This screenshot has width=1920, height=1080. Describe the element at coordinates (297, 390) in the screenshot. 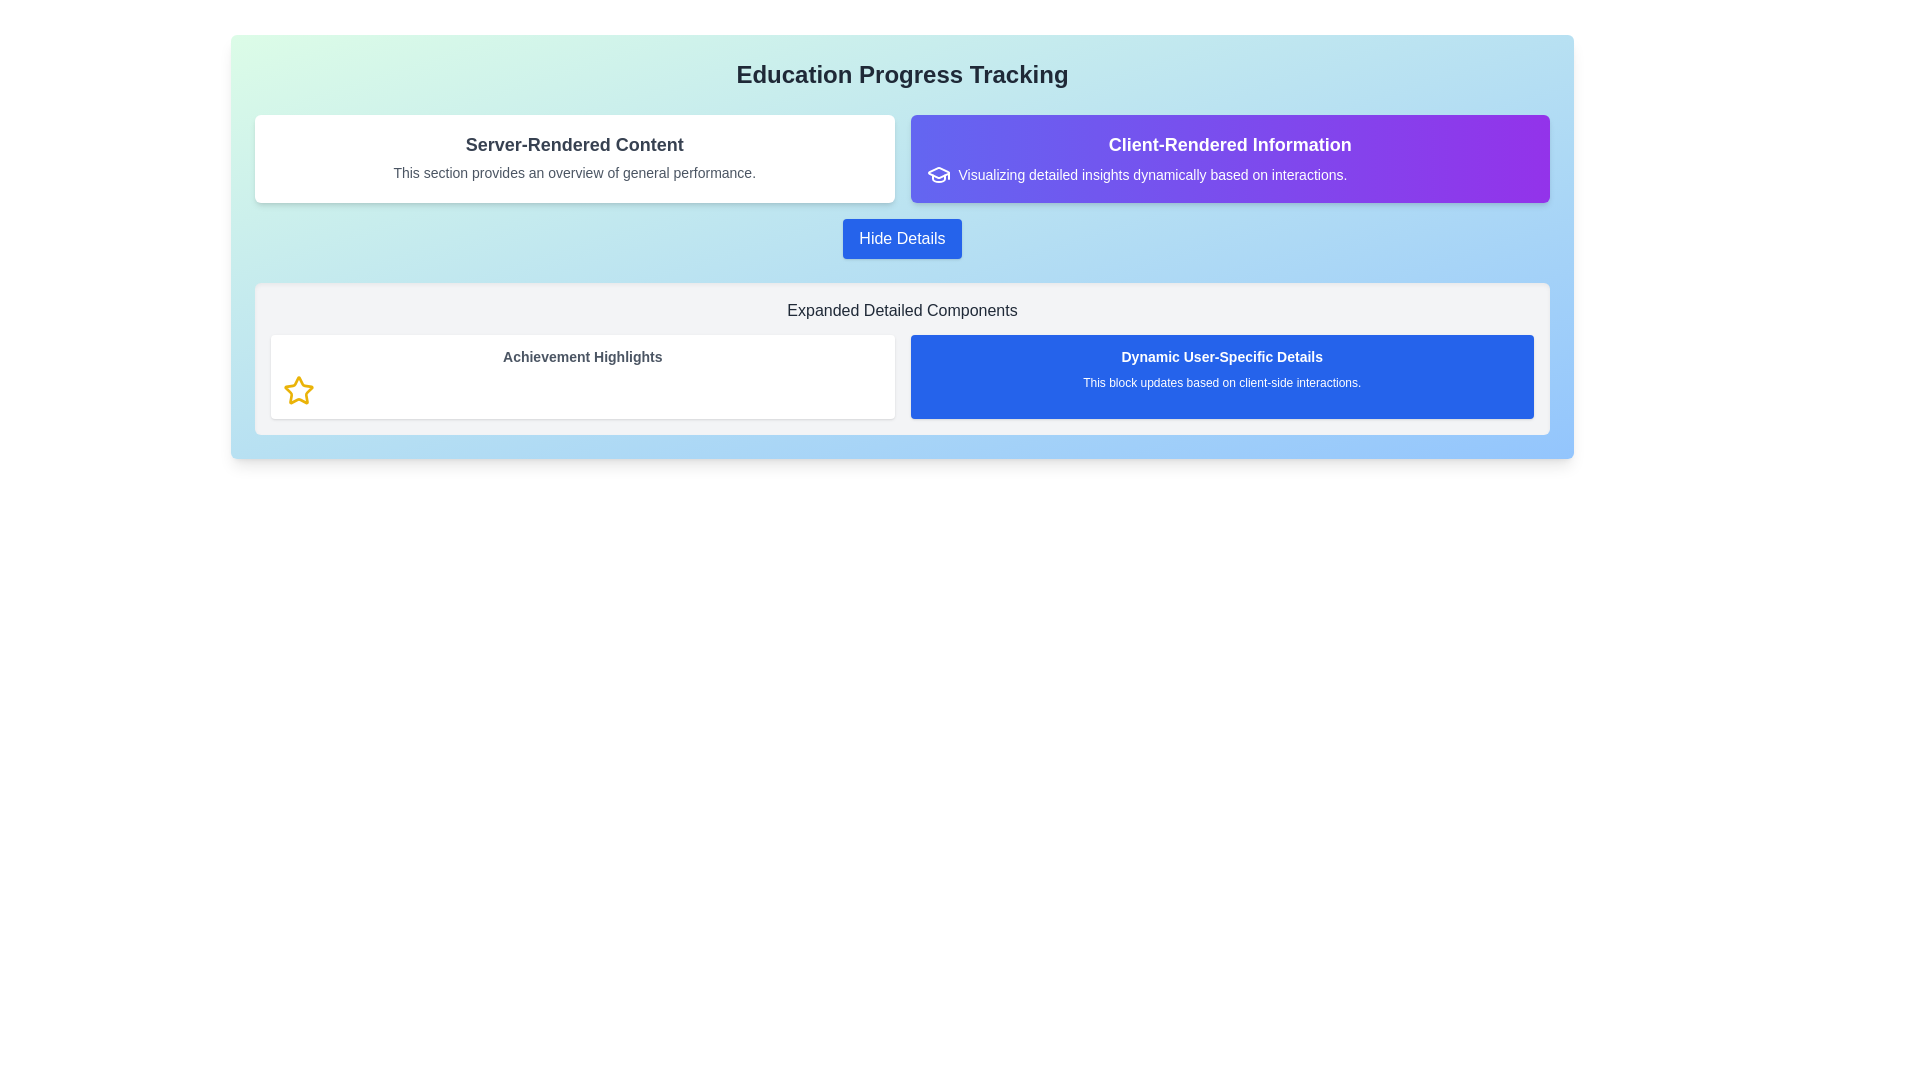

I see `the decorative icon representing the 'Achievement Highlights' section, located near the top-left corner of that section` at that location.